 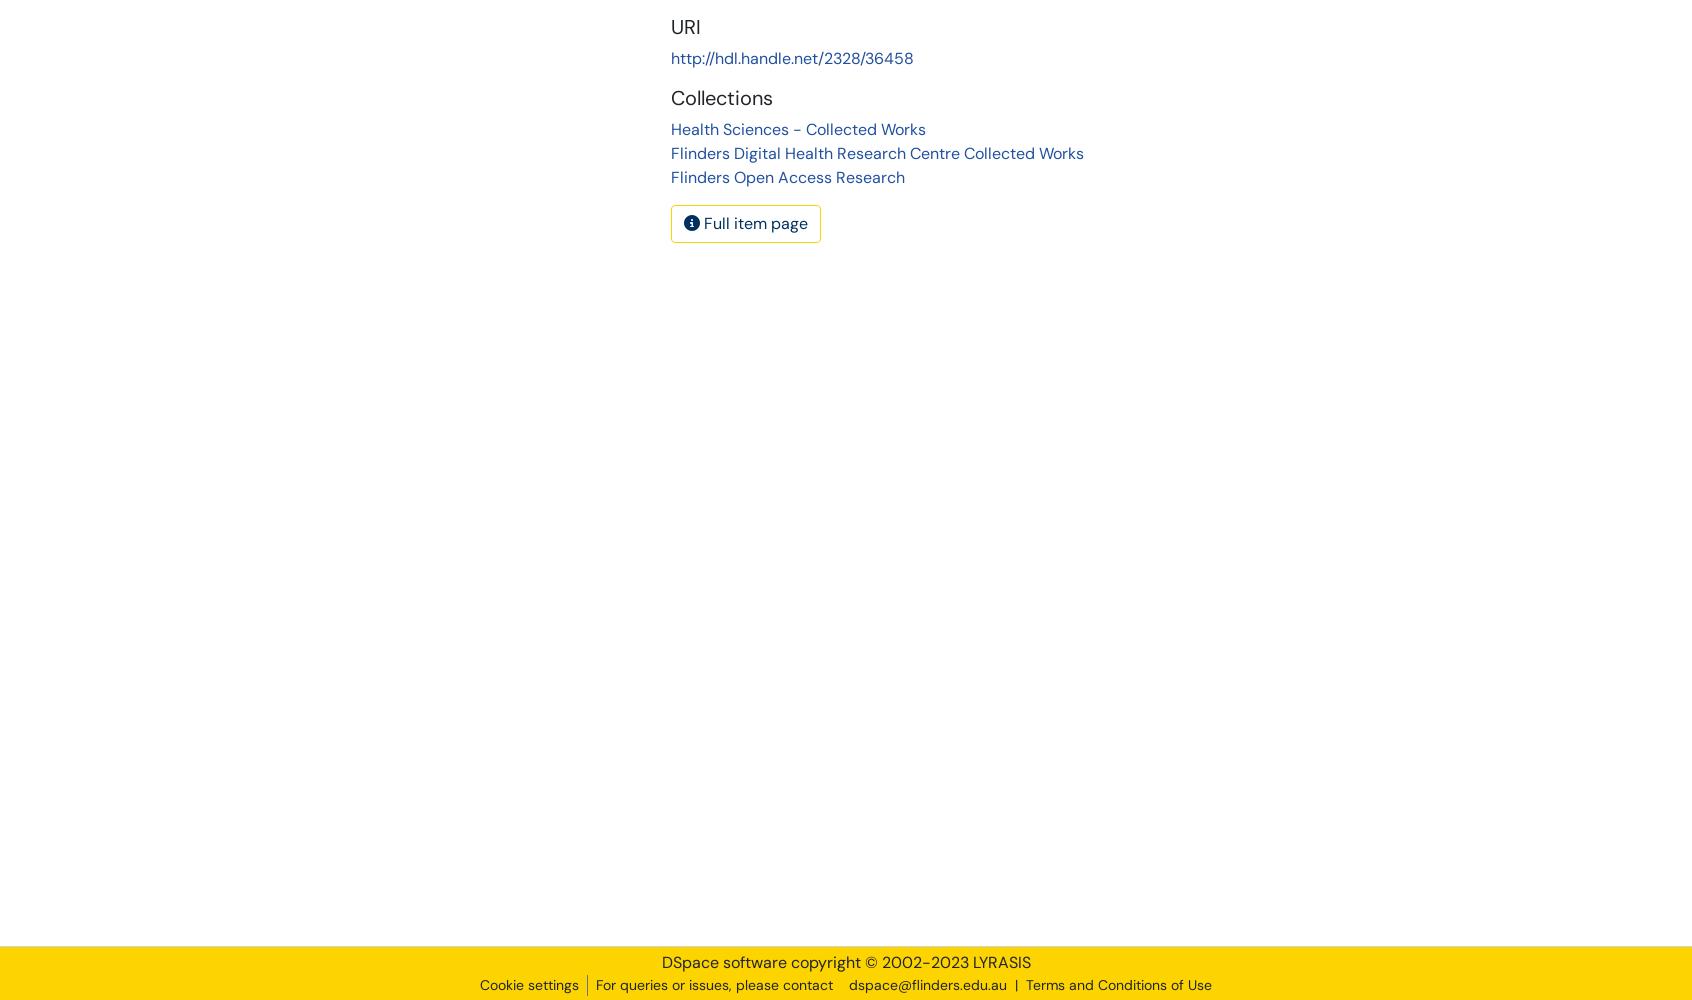 What do you see at coordinates (928, 984) in the screenshot?
I see `'dspace@flinders.edu.au'` at bounding box center [928, 984].